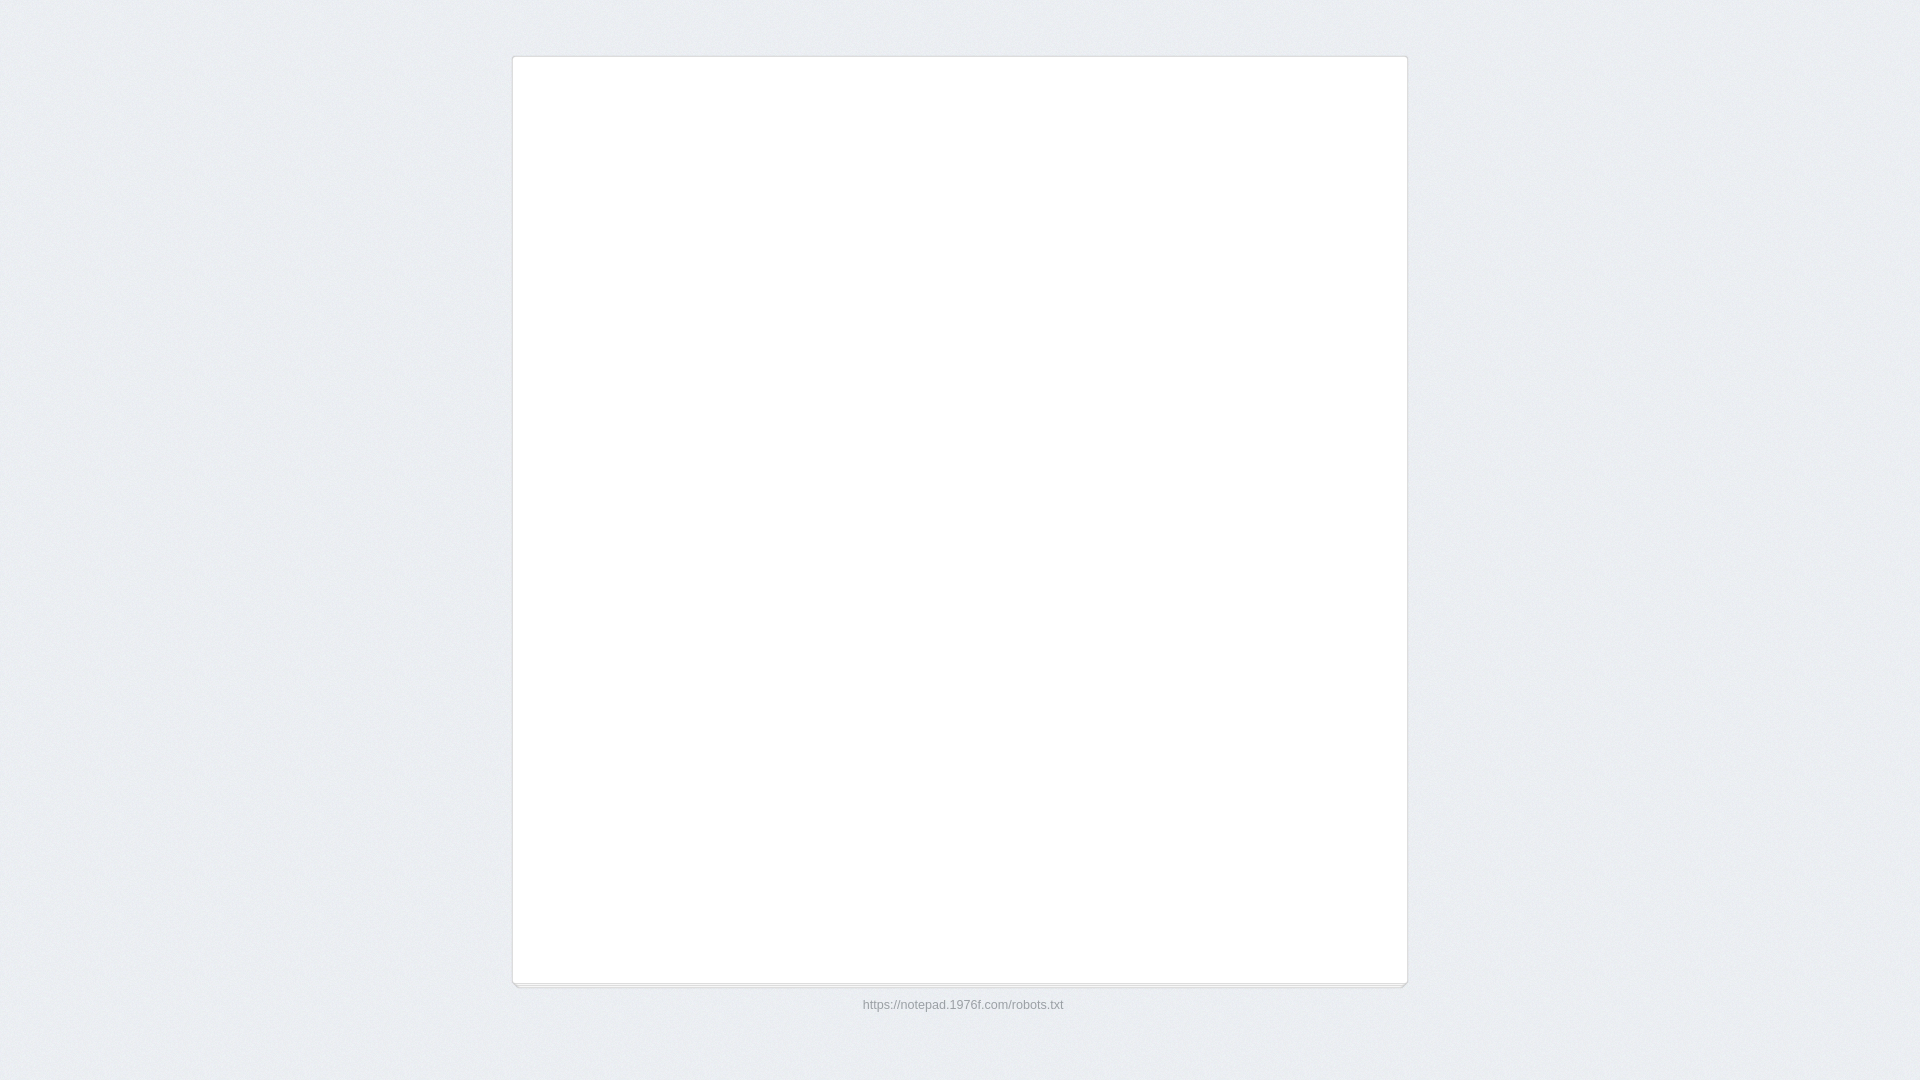  I want to click on 'https://notepad.1976f.com/robots.txt', so click(963, 1005).